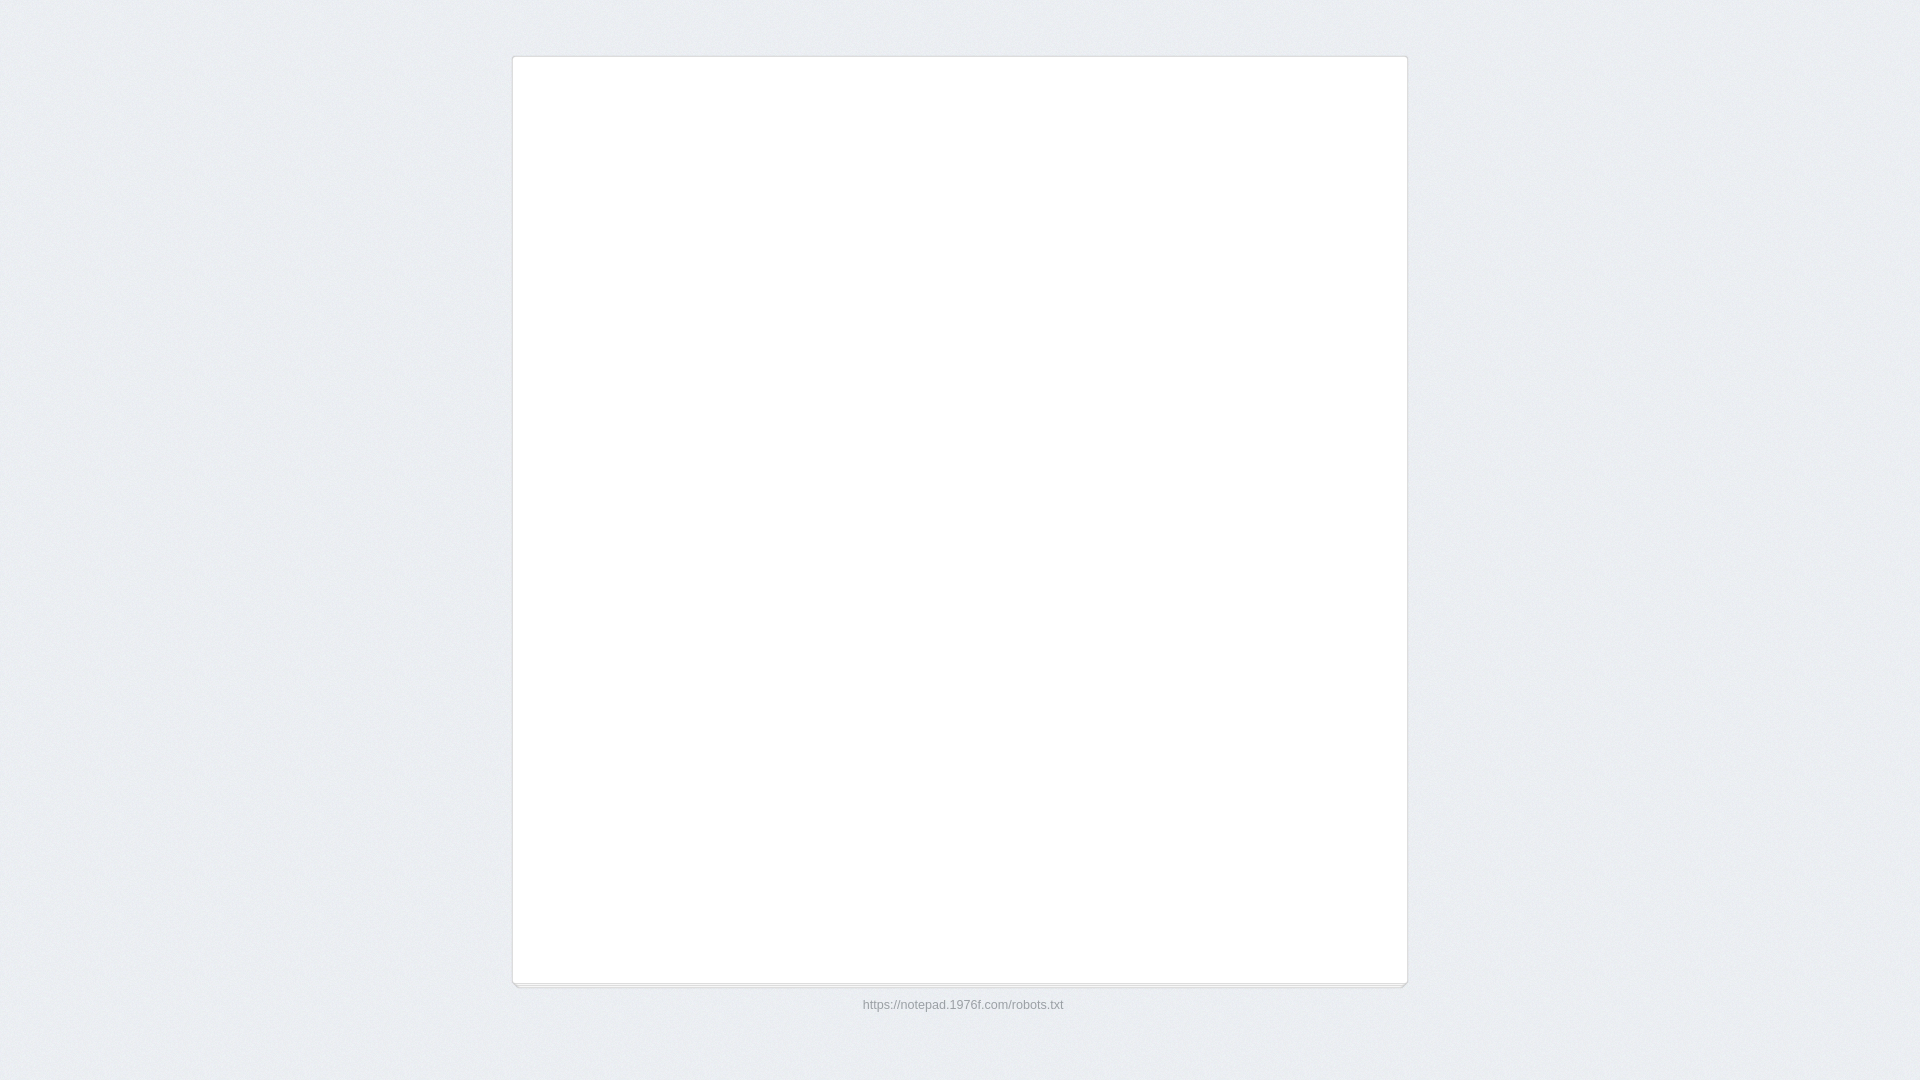  I want to click on 'https://notepad.1976f.com/robots.txt', so click(963, 1005).